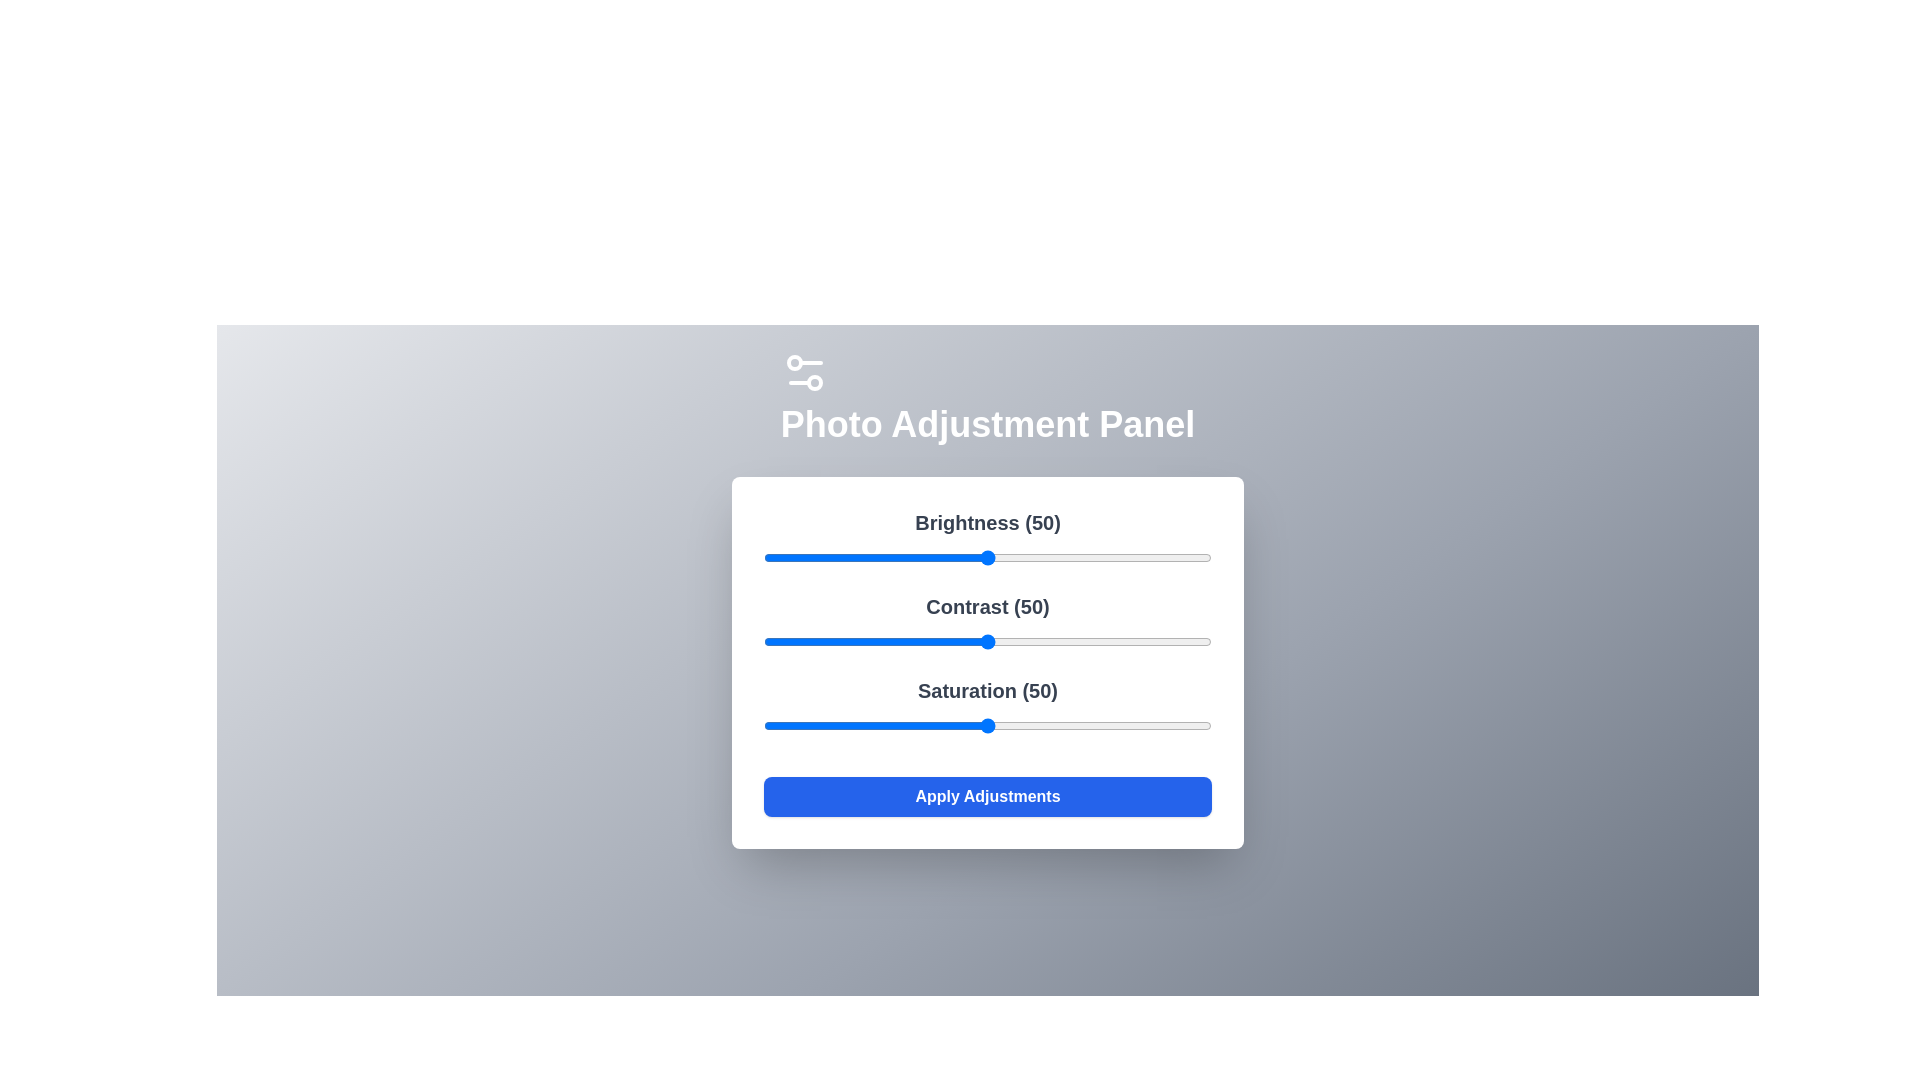 The image size is (1920, 1080). I want to click on the 0 slider to 35, so click(919, 558).